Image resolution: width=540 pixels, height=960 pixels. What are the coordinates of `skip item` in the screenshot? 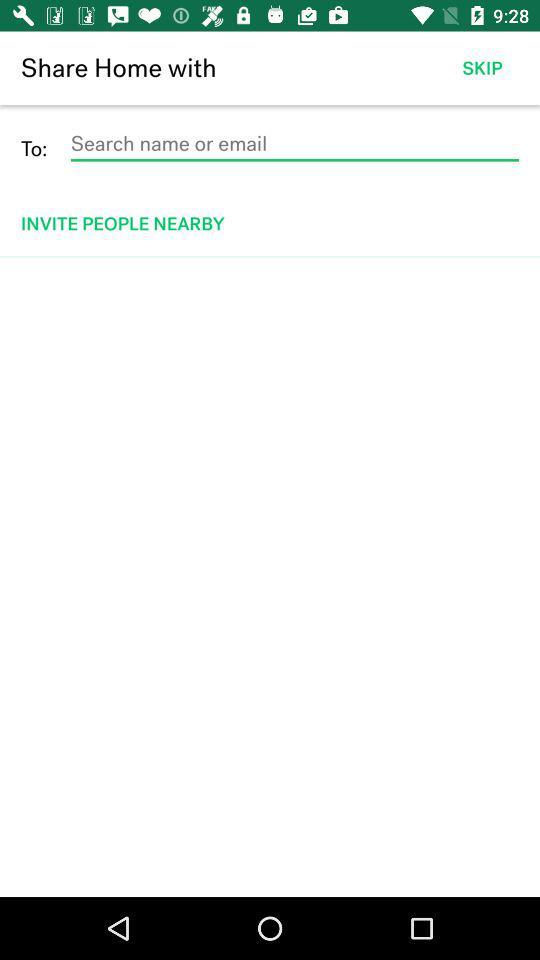 It's located at (481, 68).